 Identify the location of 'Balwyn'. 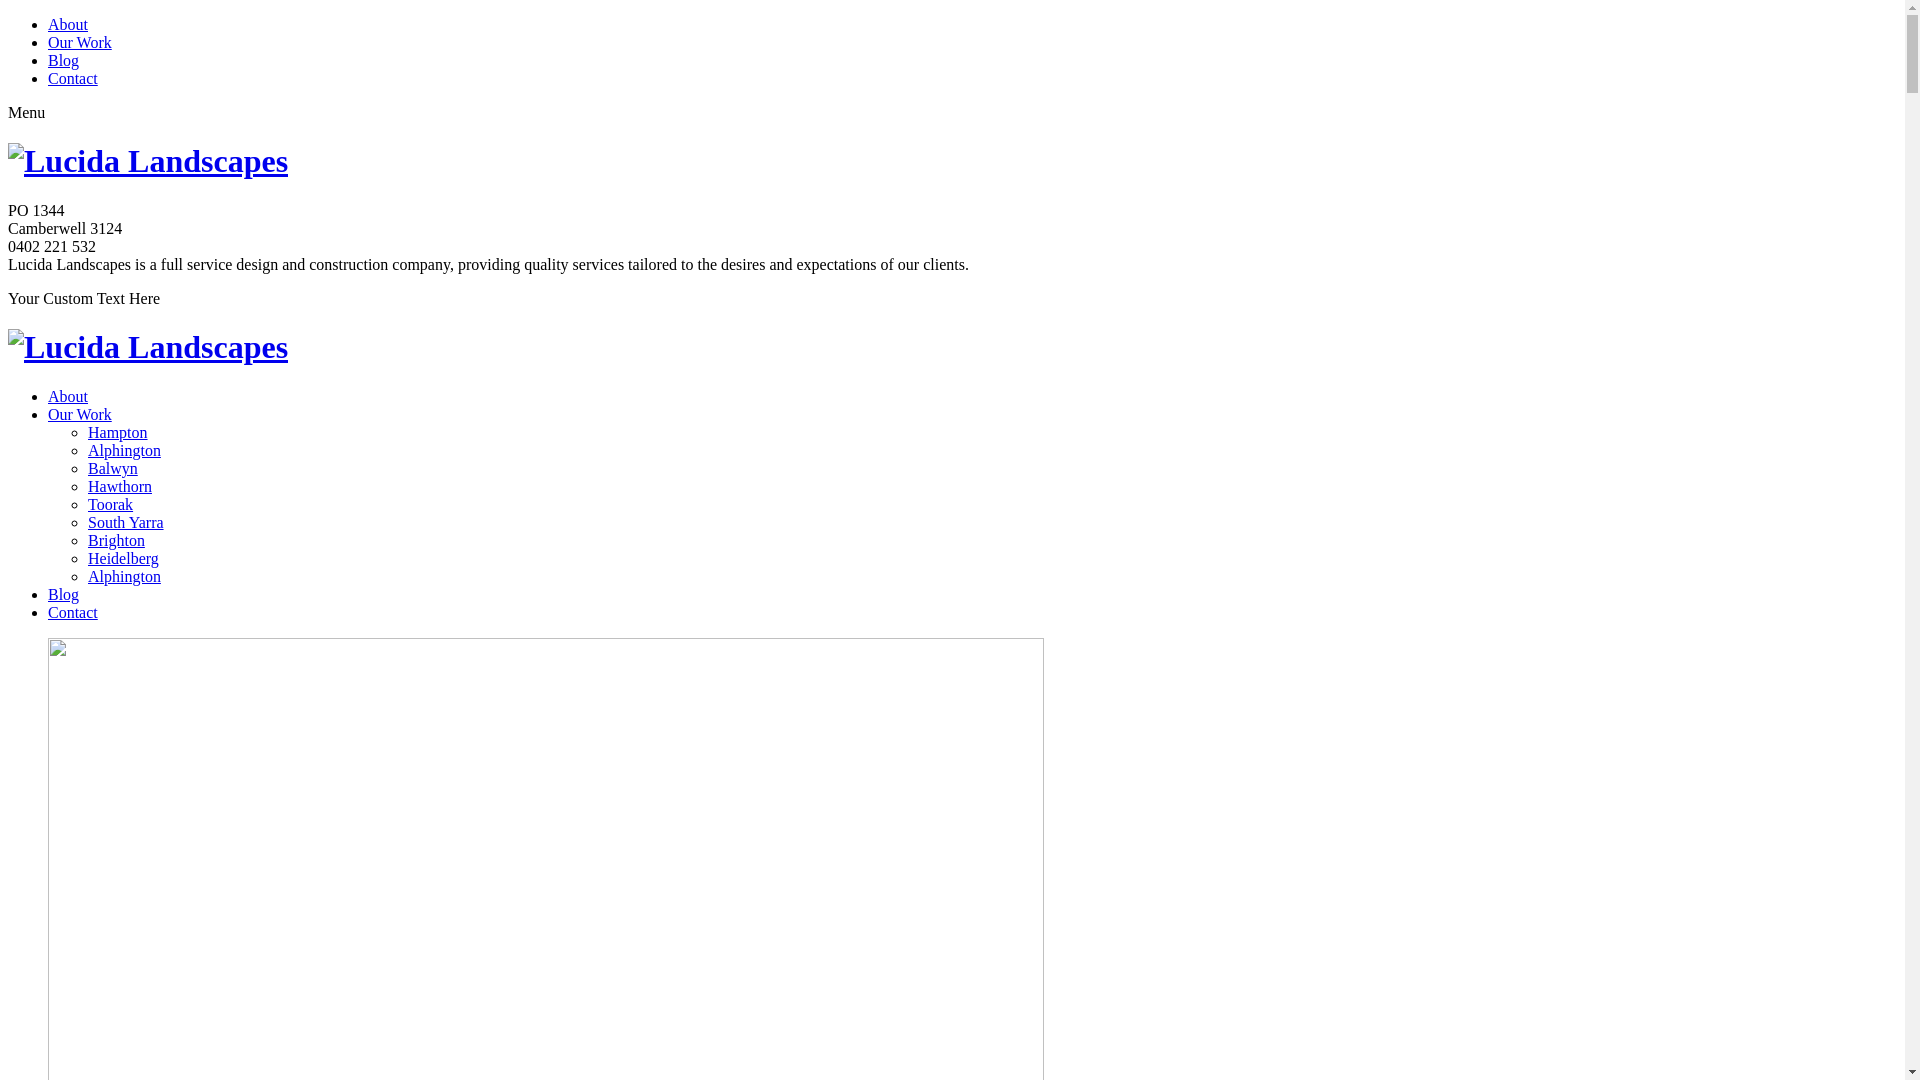
(112, 468).